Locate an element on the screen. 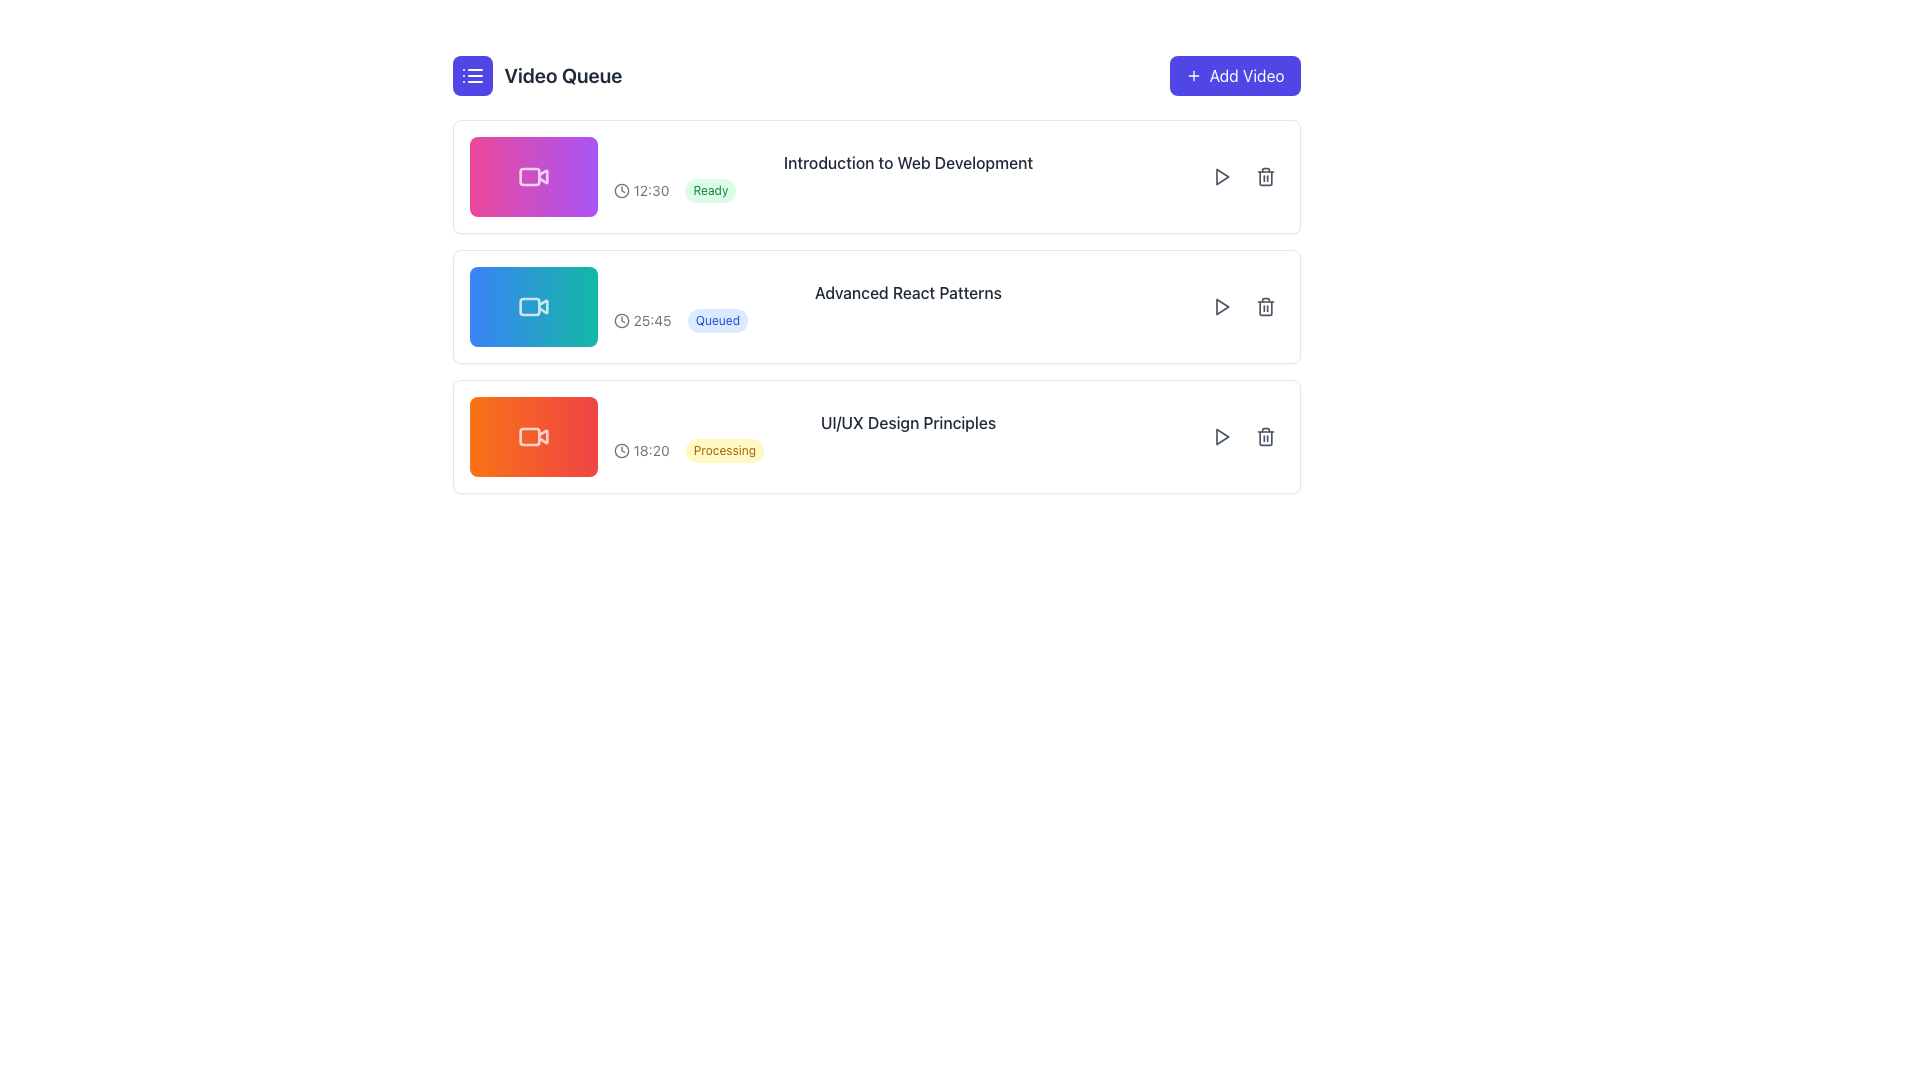 The width and height of the screenshot is (1920, 1080). displayed time information from the Time indicator that shows the clock icon followed by the time text '18:20', located at the bottom left of the video entry labeled 'UI/UX Design Principles' is located at coordinates (641, 451).